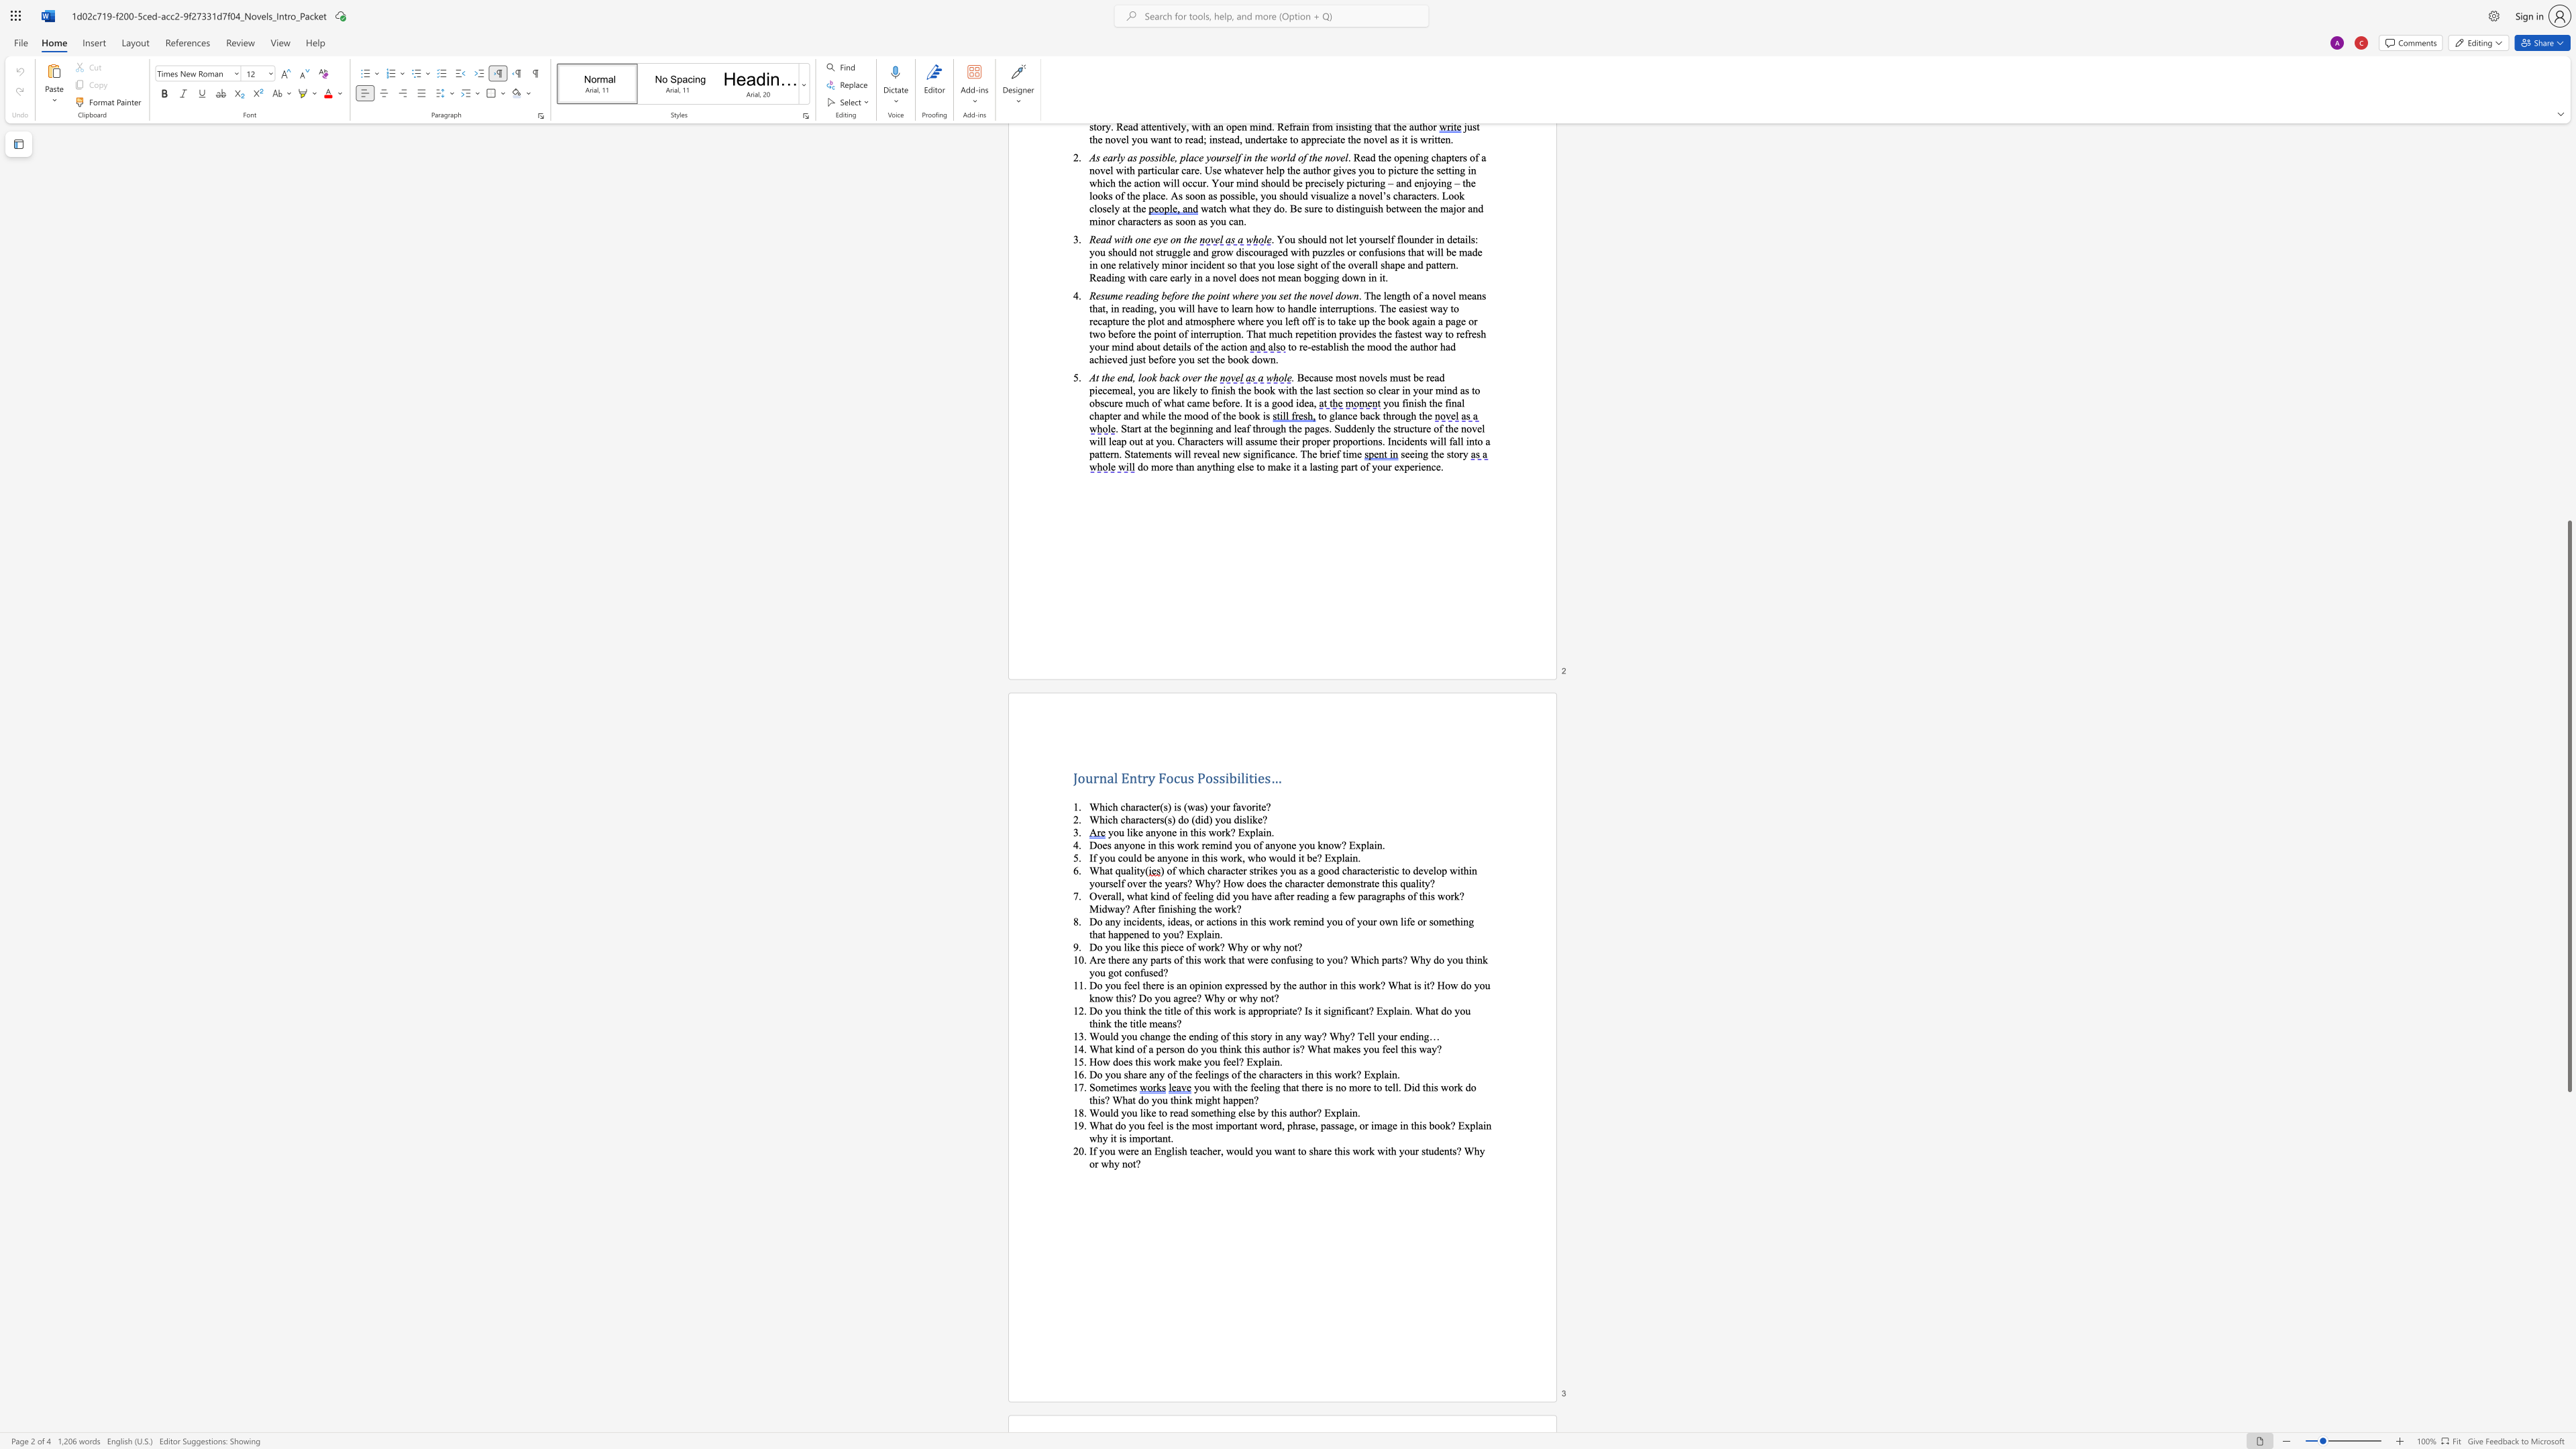 This screenshot has width=2576, height=1449. What do you see at coordinates (1419, 882) in the screenshot?
I see `the space between the continuous character "l" and "i" in the text` at bounding box center [1419, 882].